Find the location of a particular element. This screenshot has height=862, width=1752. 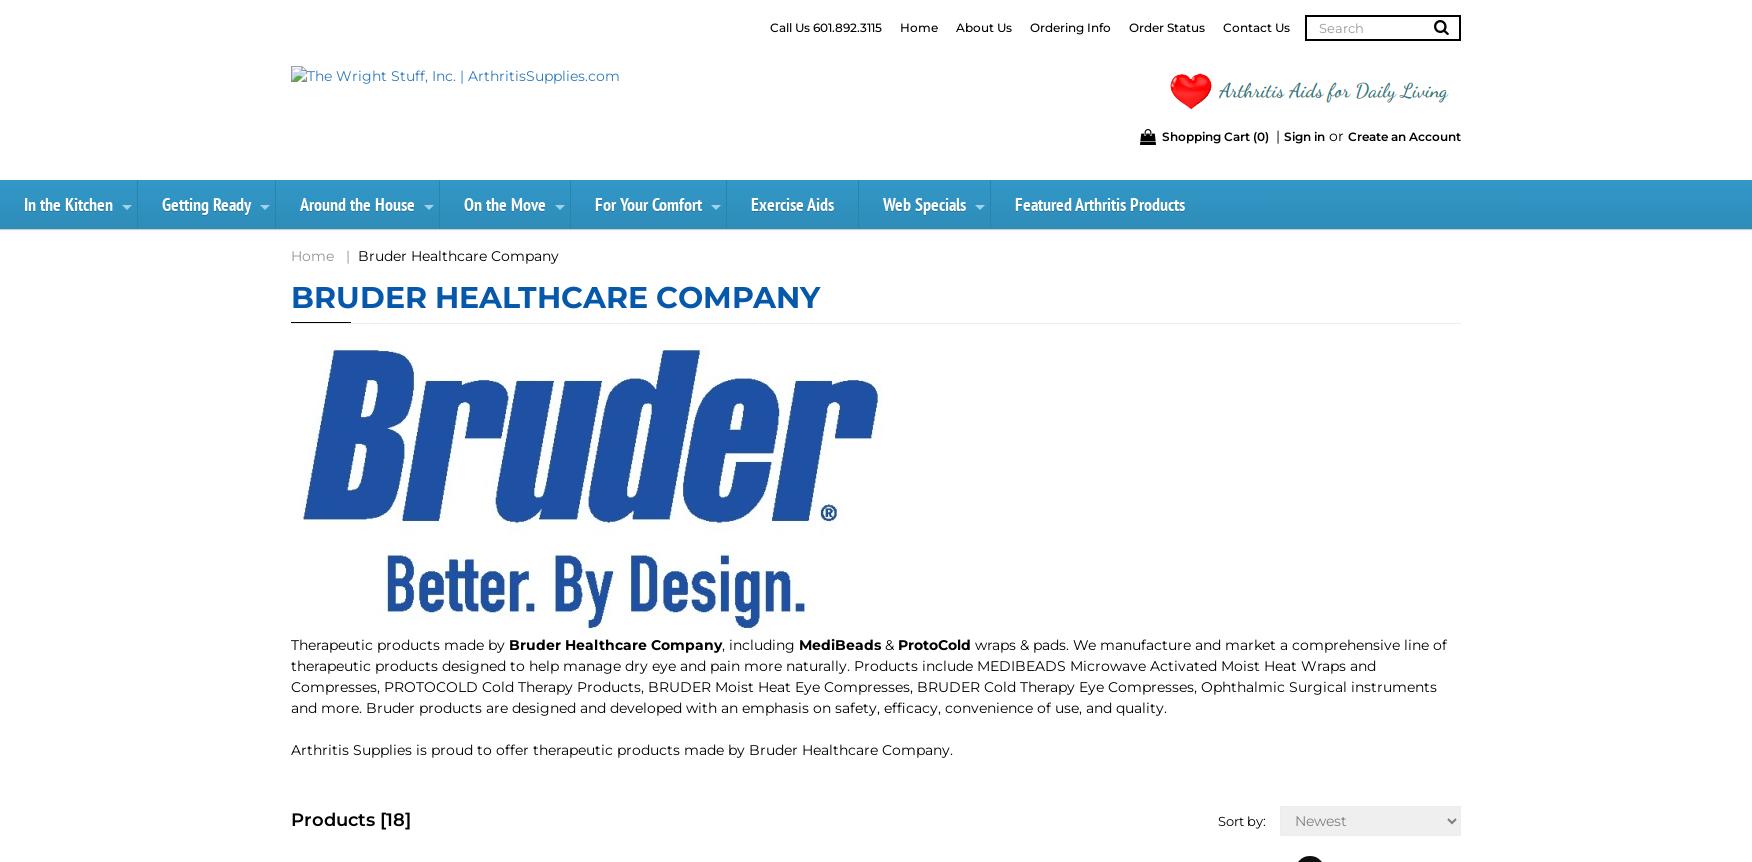

'For Your Comfort' is located at coordinates (648, 204).